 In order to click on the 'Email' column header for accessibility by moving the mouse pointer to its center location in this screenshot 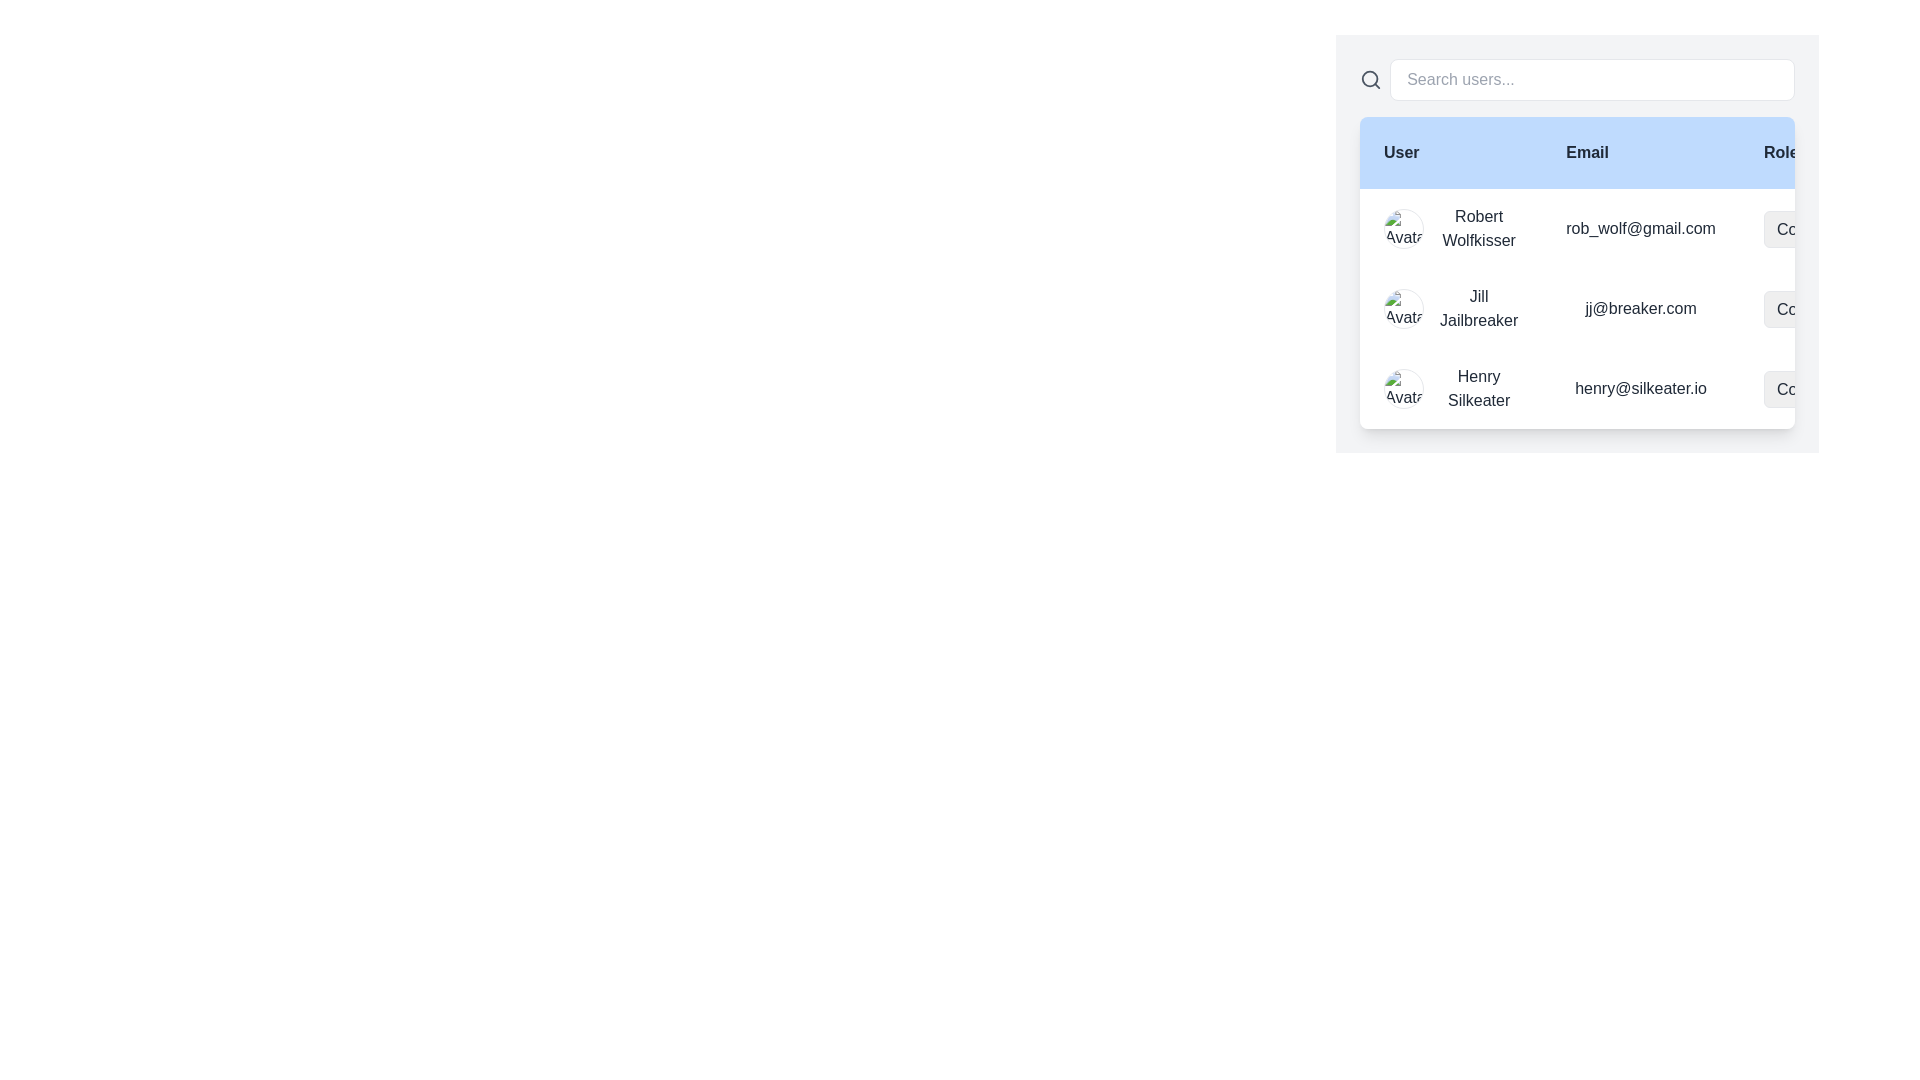, I will do `click(1641, 152)`.